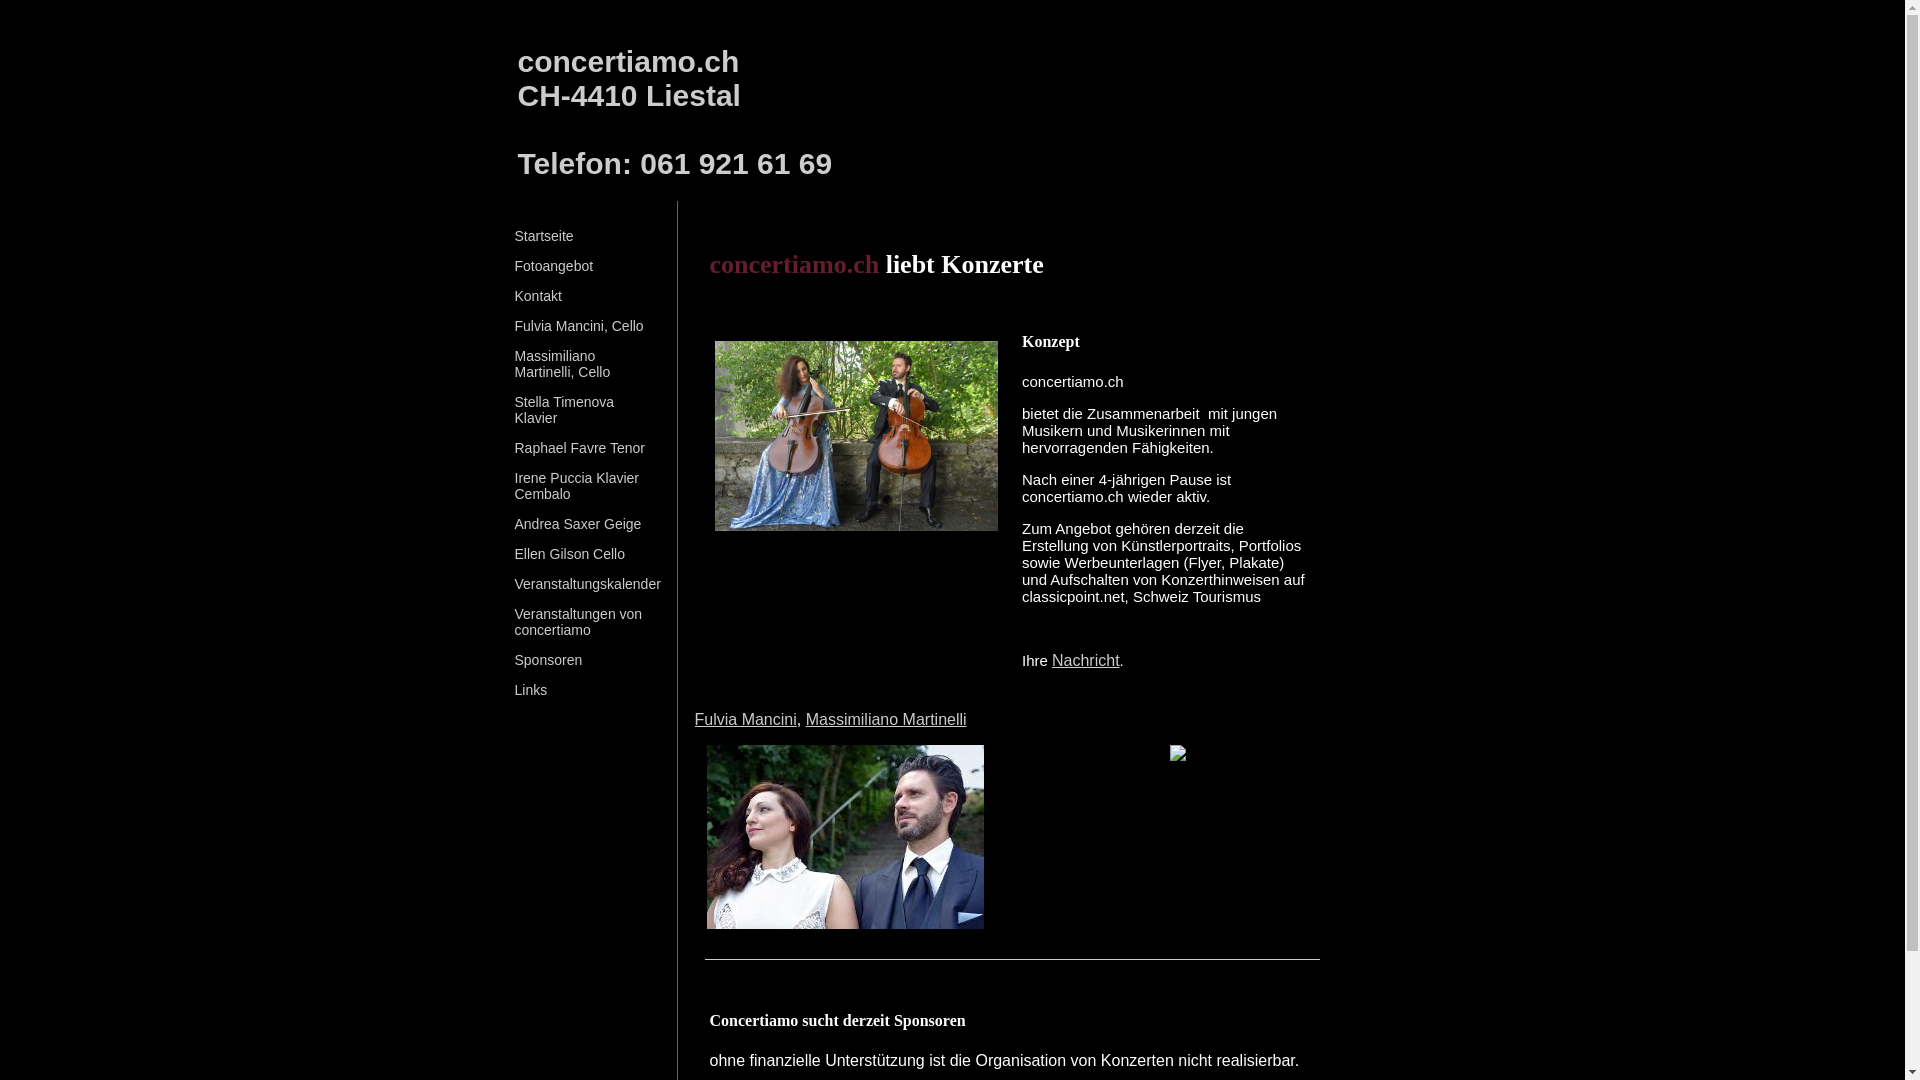 This screenshot has width=1920, height=1080. I want to click on 'concertiamo.ch, so click(518, 112).